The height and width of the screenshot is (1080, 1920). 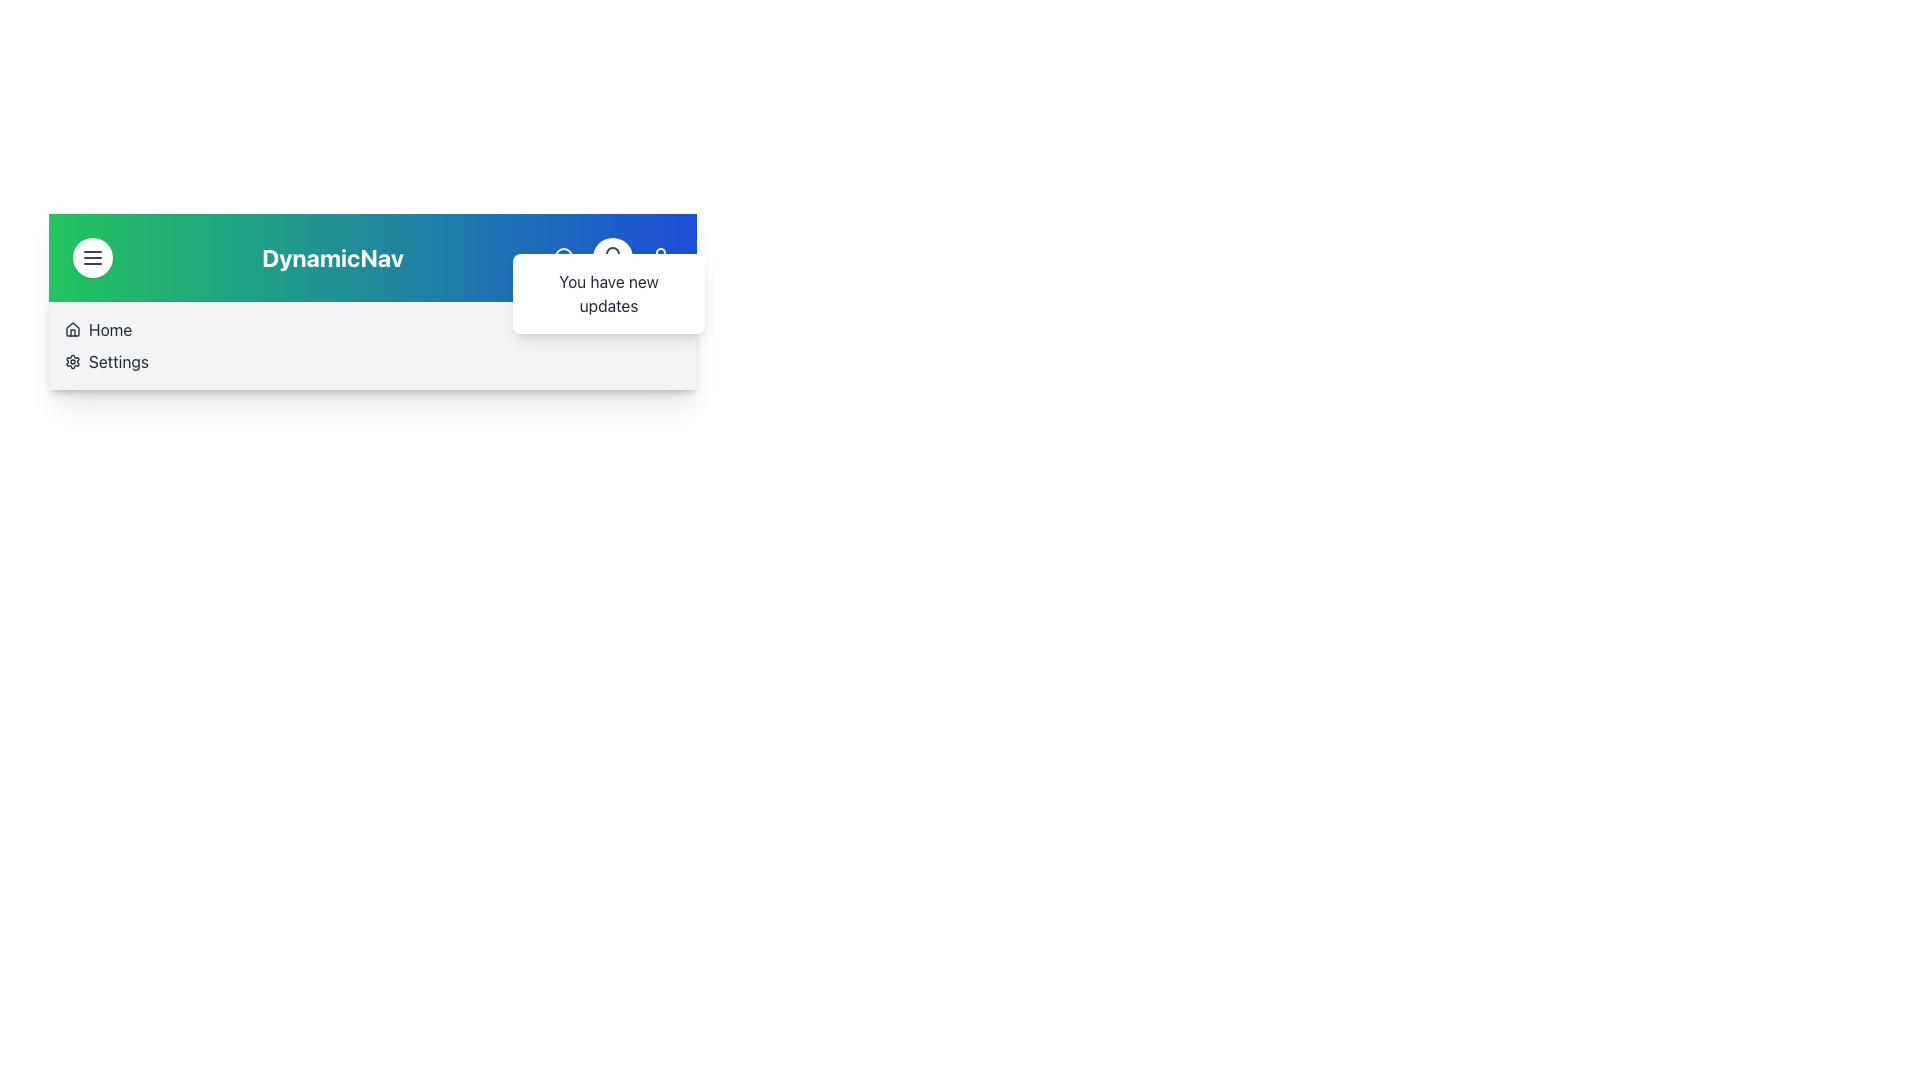 I want to click on the Text Display element that serves as the title or branding identifier for the navigation bar, located at the center of the top navigation bar, so click(x=332, y=257).